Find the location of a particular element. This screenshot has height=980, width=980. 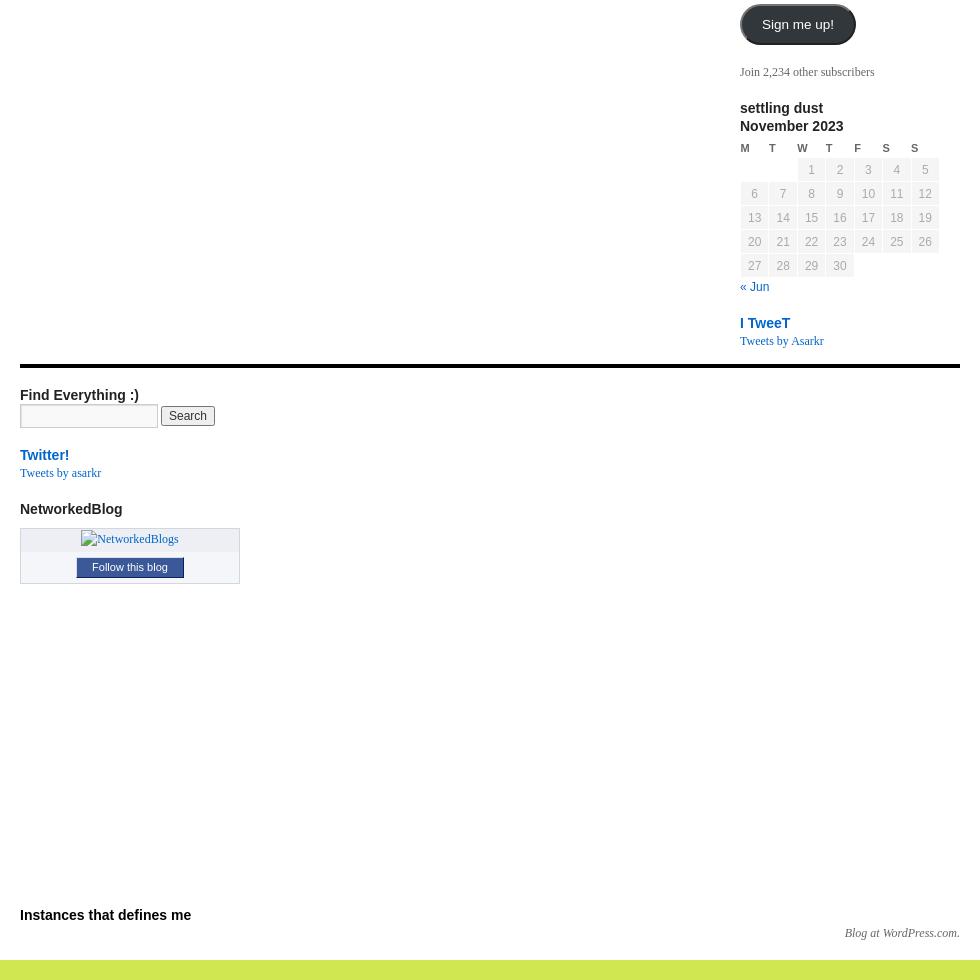

'Follow this blog' is located at coordinates (129, 567).